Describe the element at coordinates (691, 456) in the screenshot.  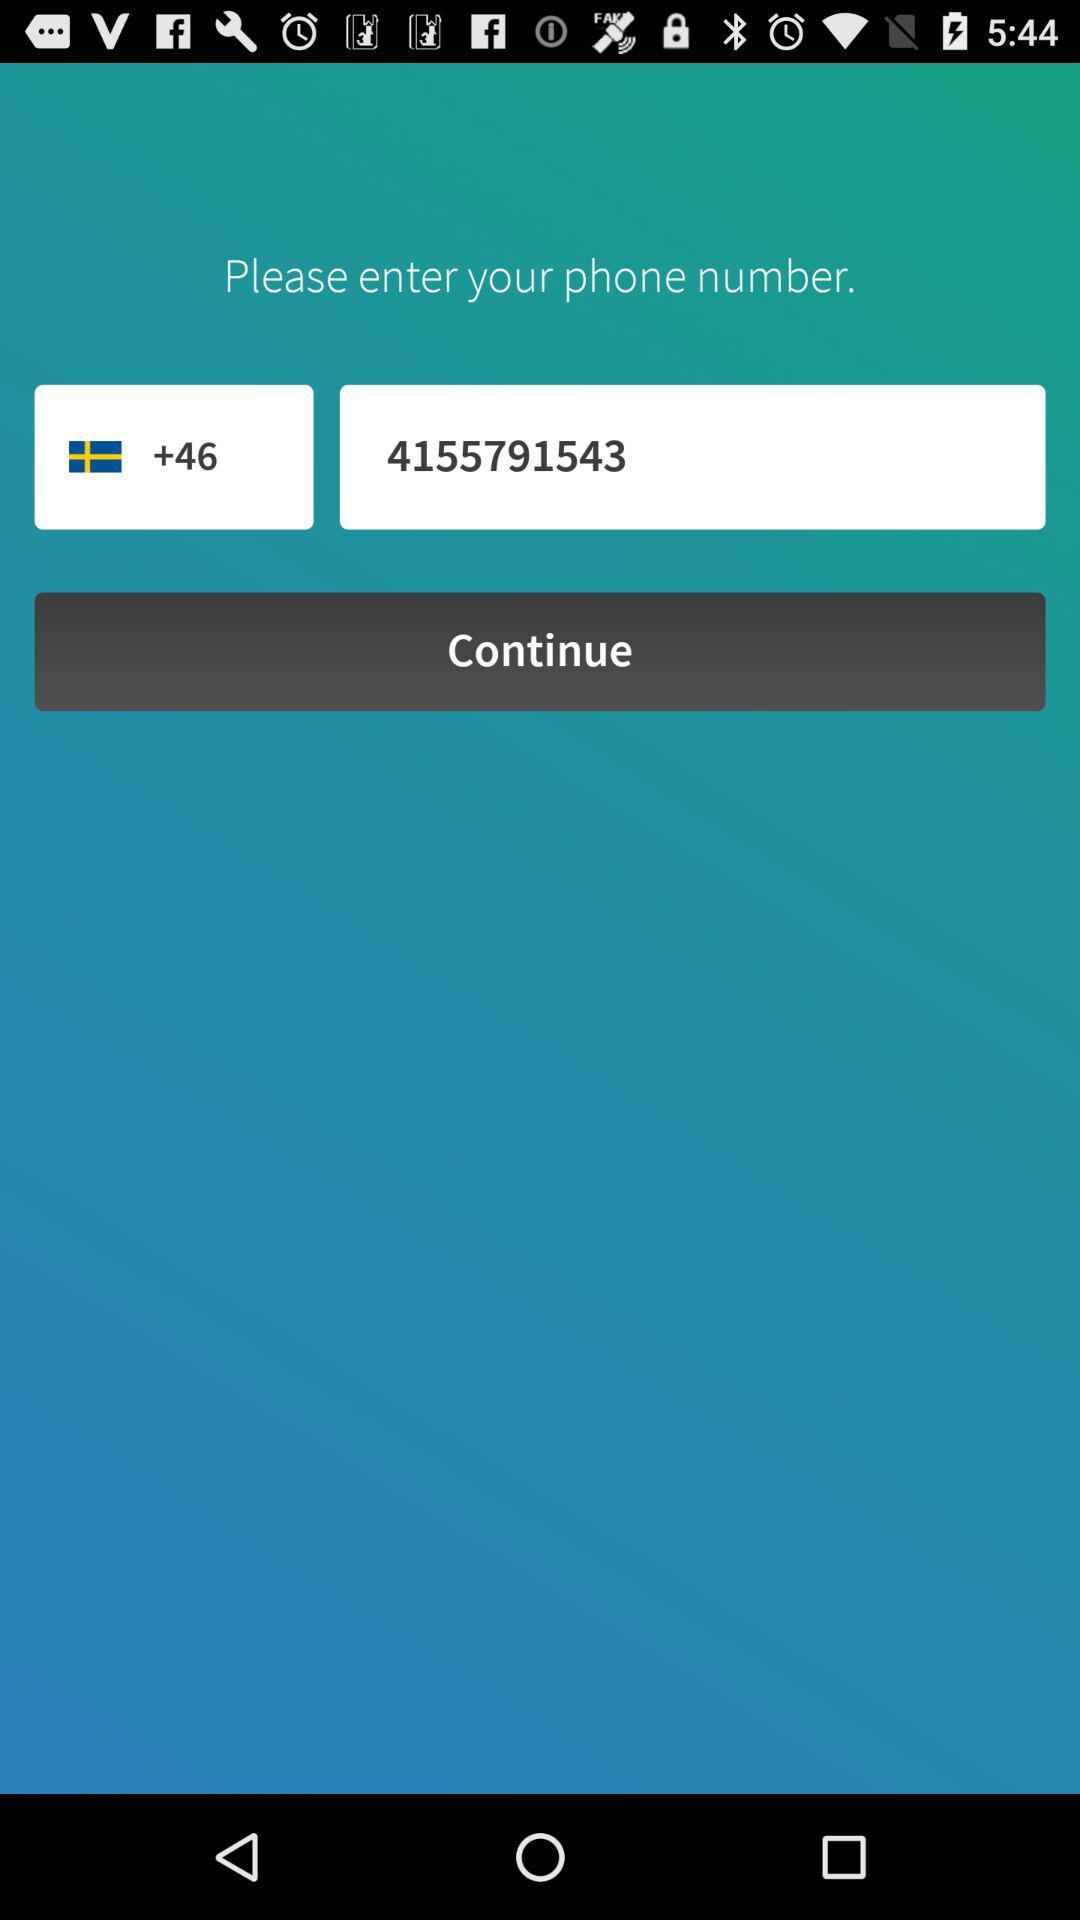
I see `icon next to +46 icon` at that location.